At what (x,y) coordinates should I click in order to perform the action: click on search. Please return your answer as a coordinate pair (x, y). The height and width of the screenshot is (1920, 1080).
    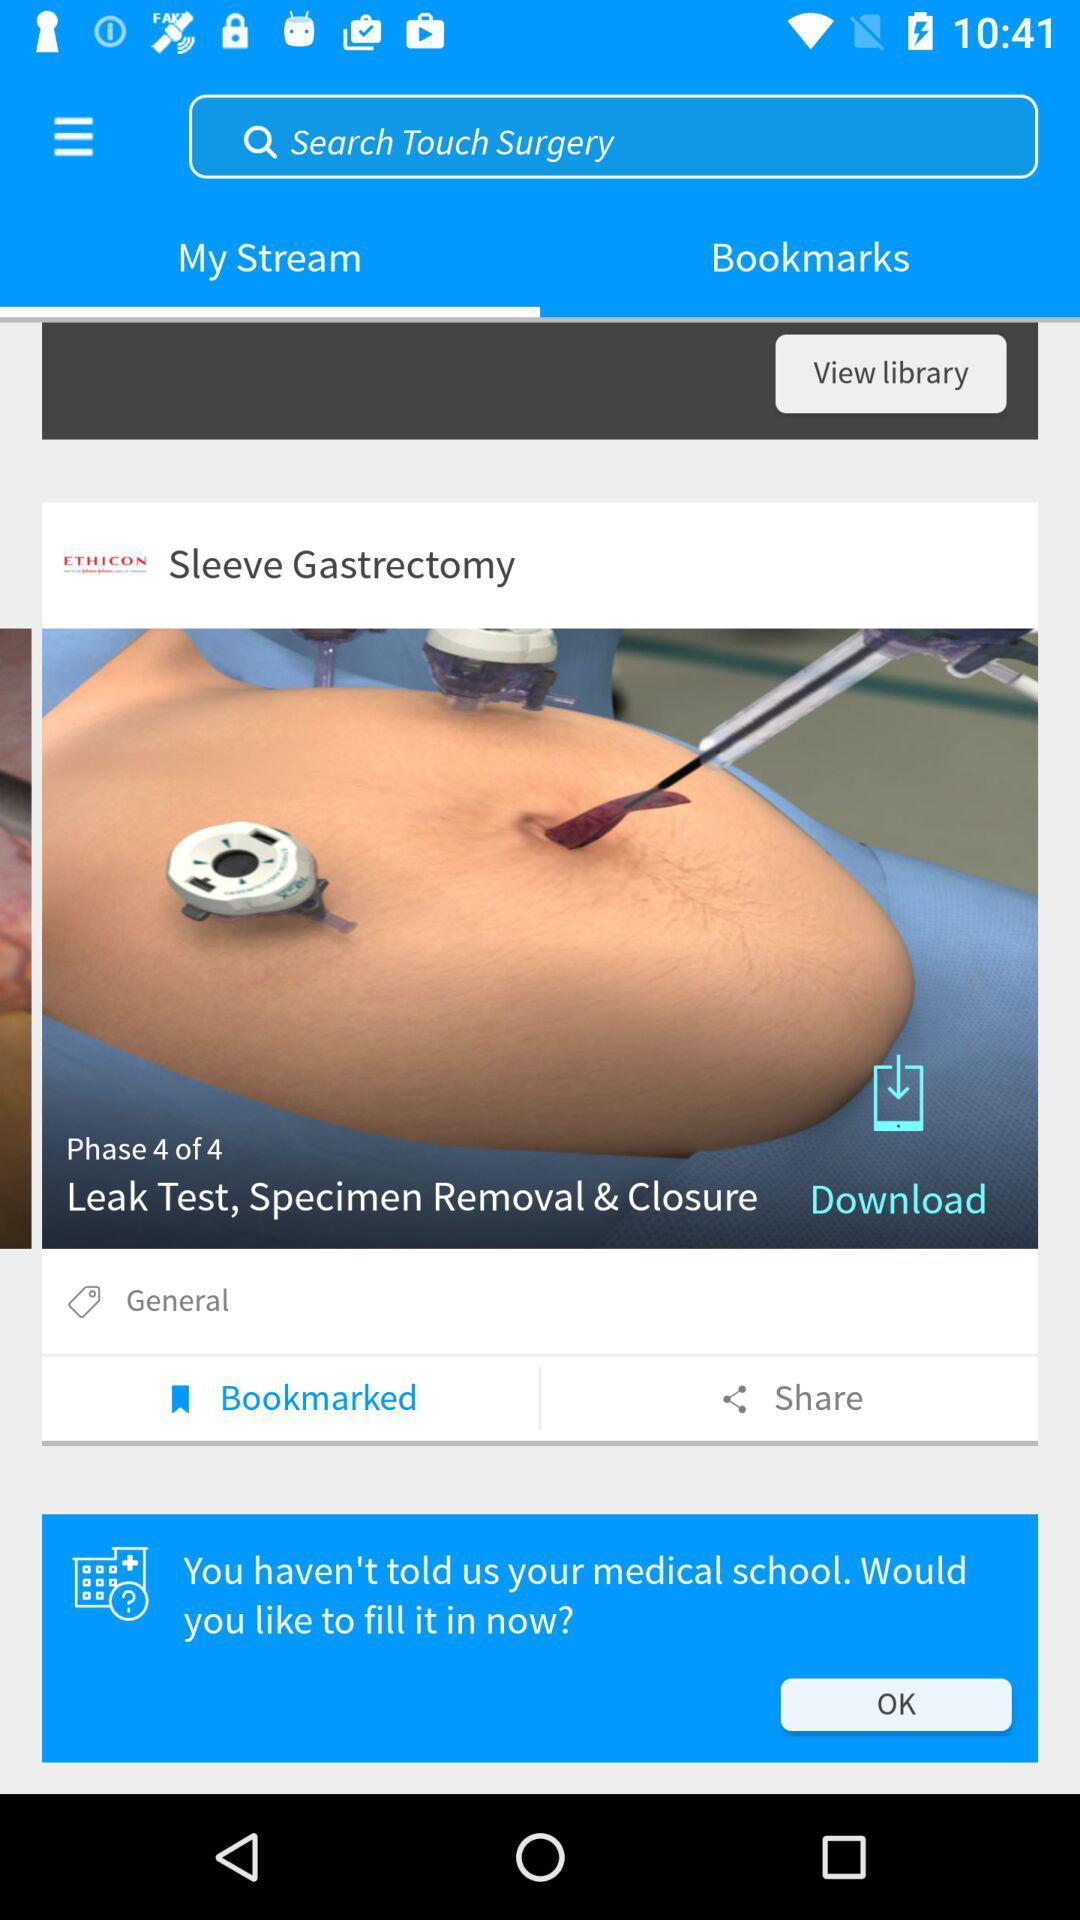
    Looking at the image, I should click on (612, 133).